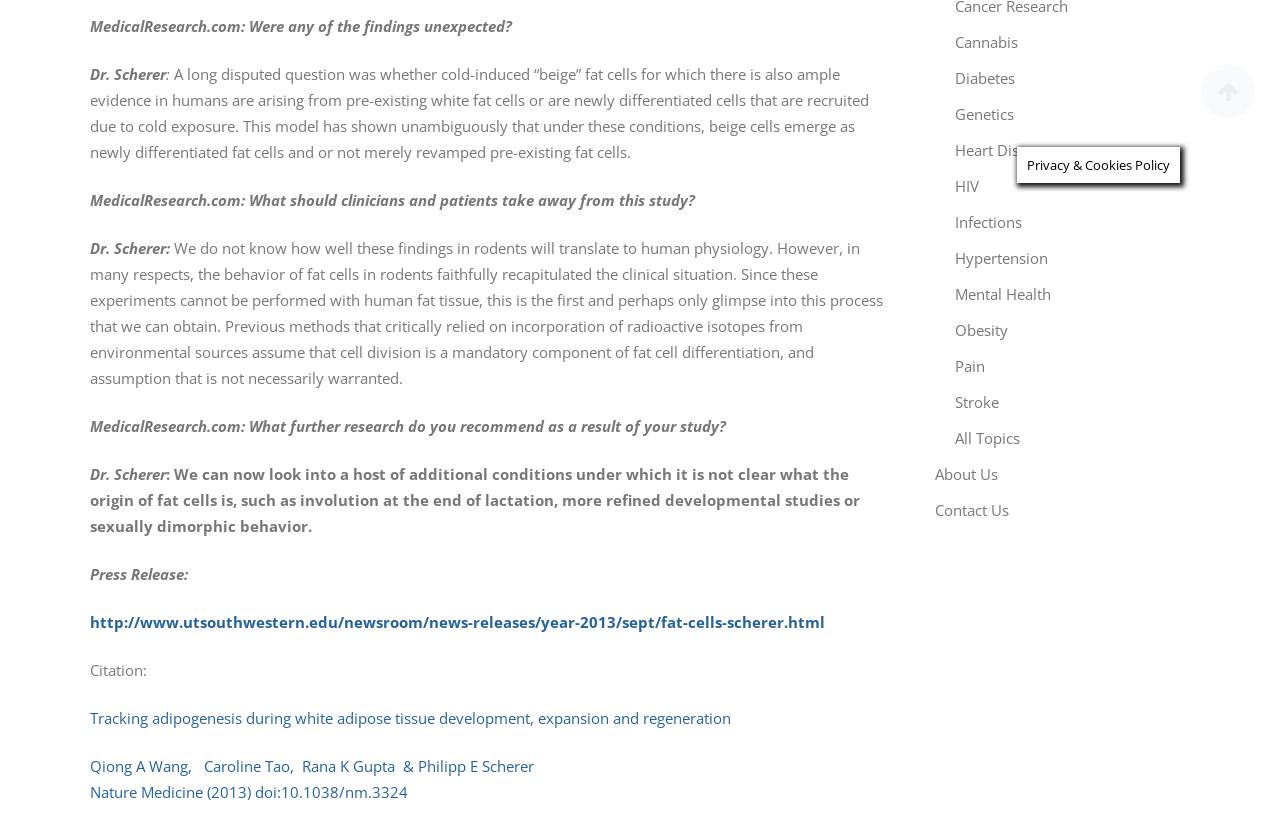  I want to click on 'A long disputed question was whether cold-induced “beige” fat cells for which there is also ample evidence in humans are arising from pre-existing white fat cells or are newly differentiated cells that are recruited due to cold exposure. This model has shown unambiguously that under these conditions, beige cells emerge as newly differentiated fat cells and or not merely revamped pre-existing fat cells.', so click(478, 112).